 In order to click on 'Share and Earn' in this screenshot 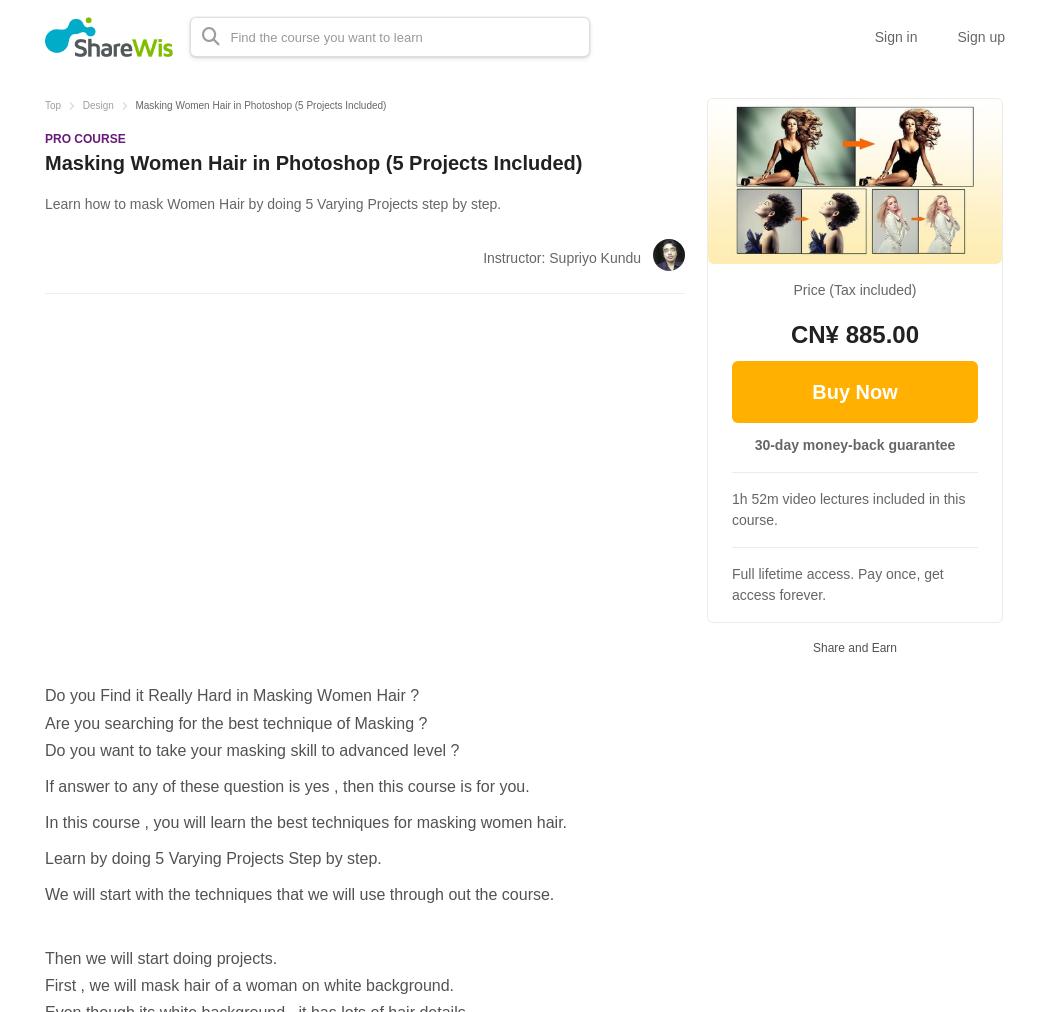, I will do `click(854, 647)`.